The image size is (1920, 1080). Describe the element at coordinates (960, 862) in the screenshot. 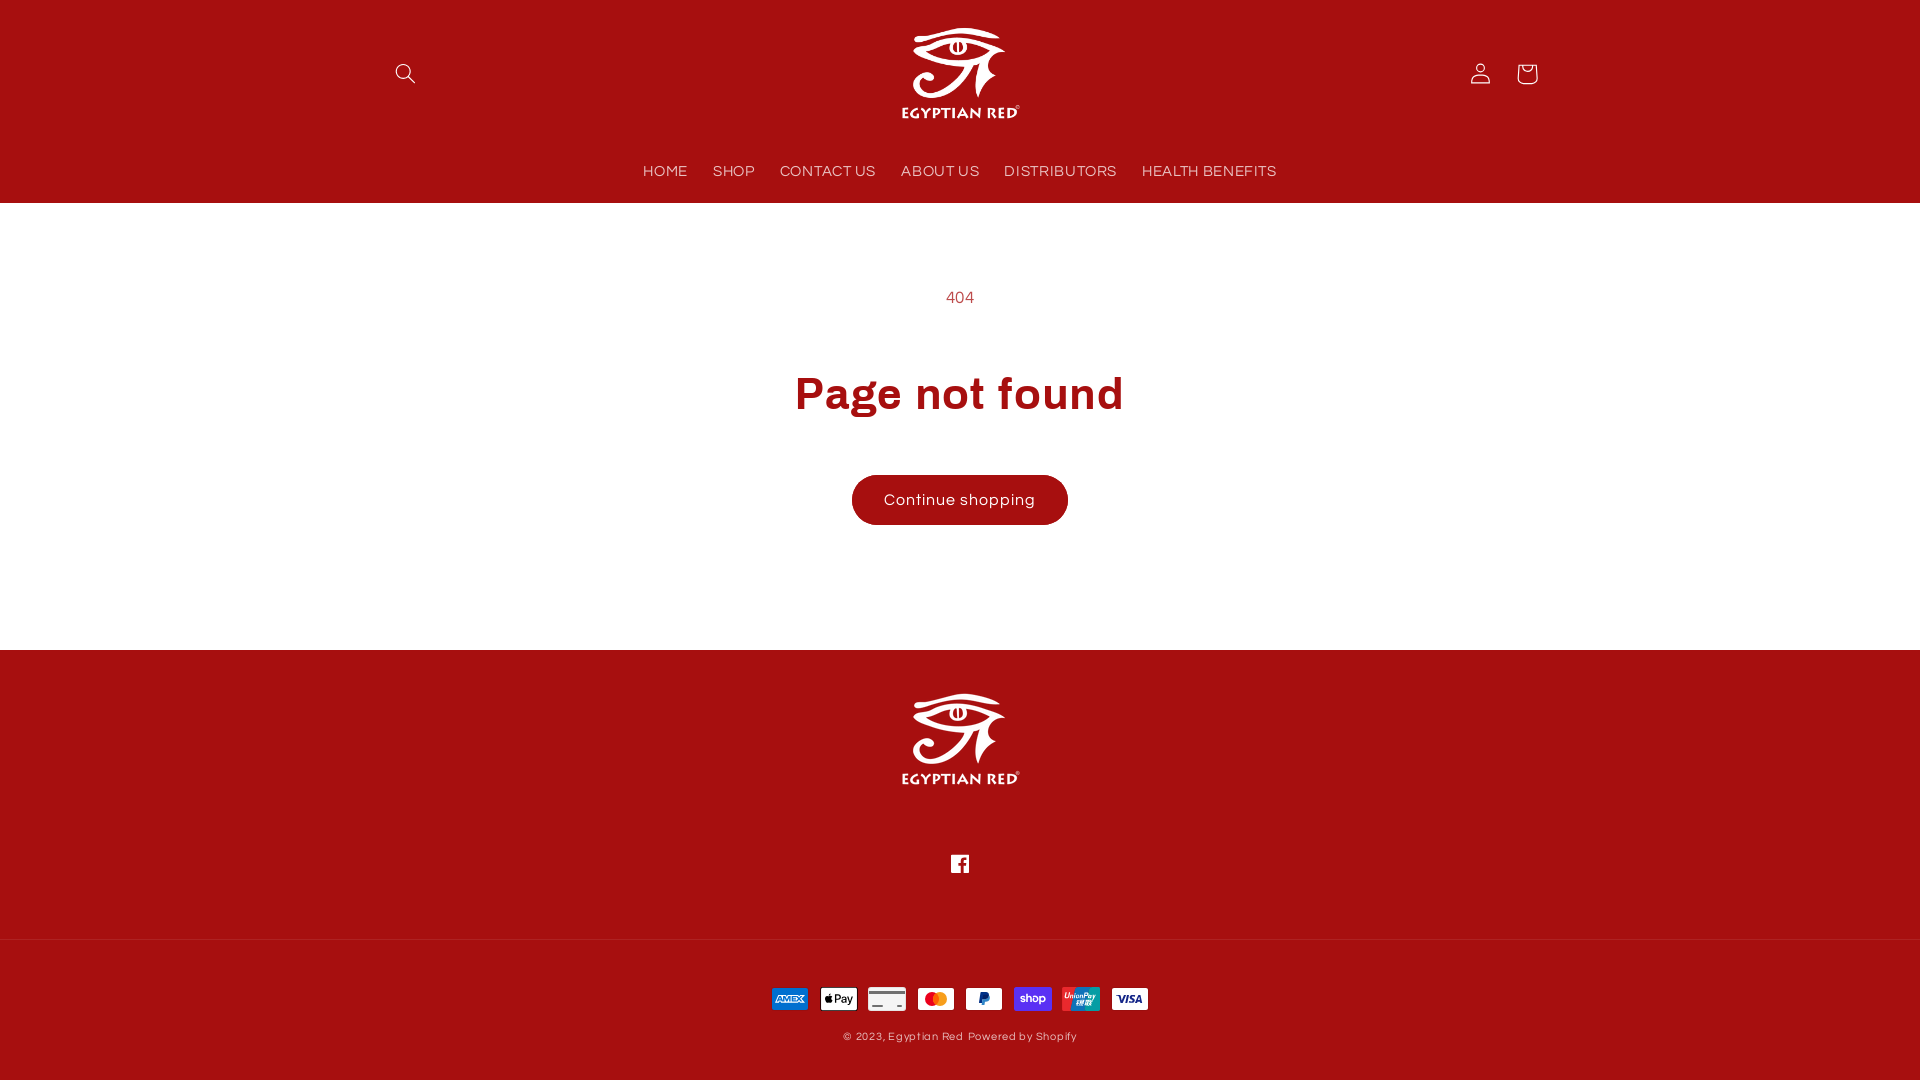

I see `'Facebook'` at that location.